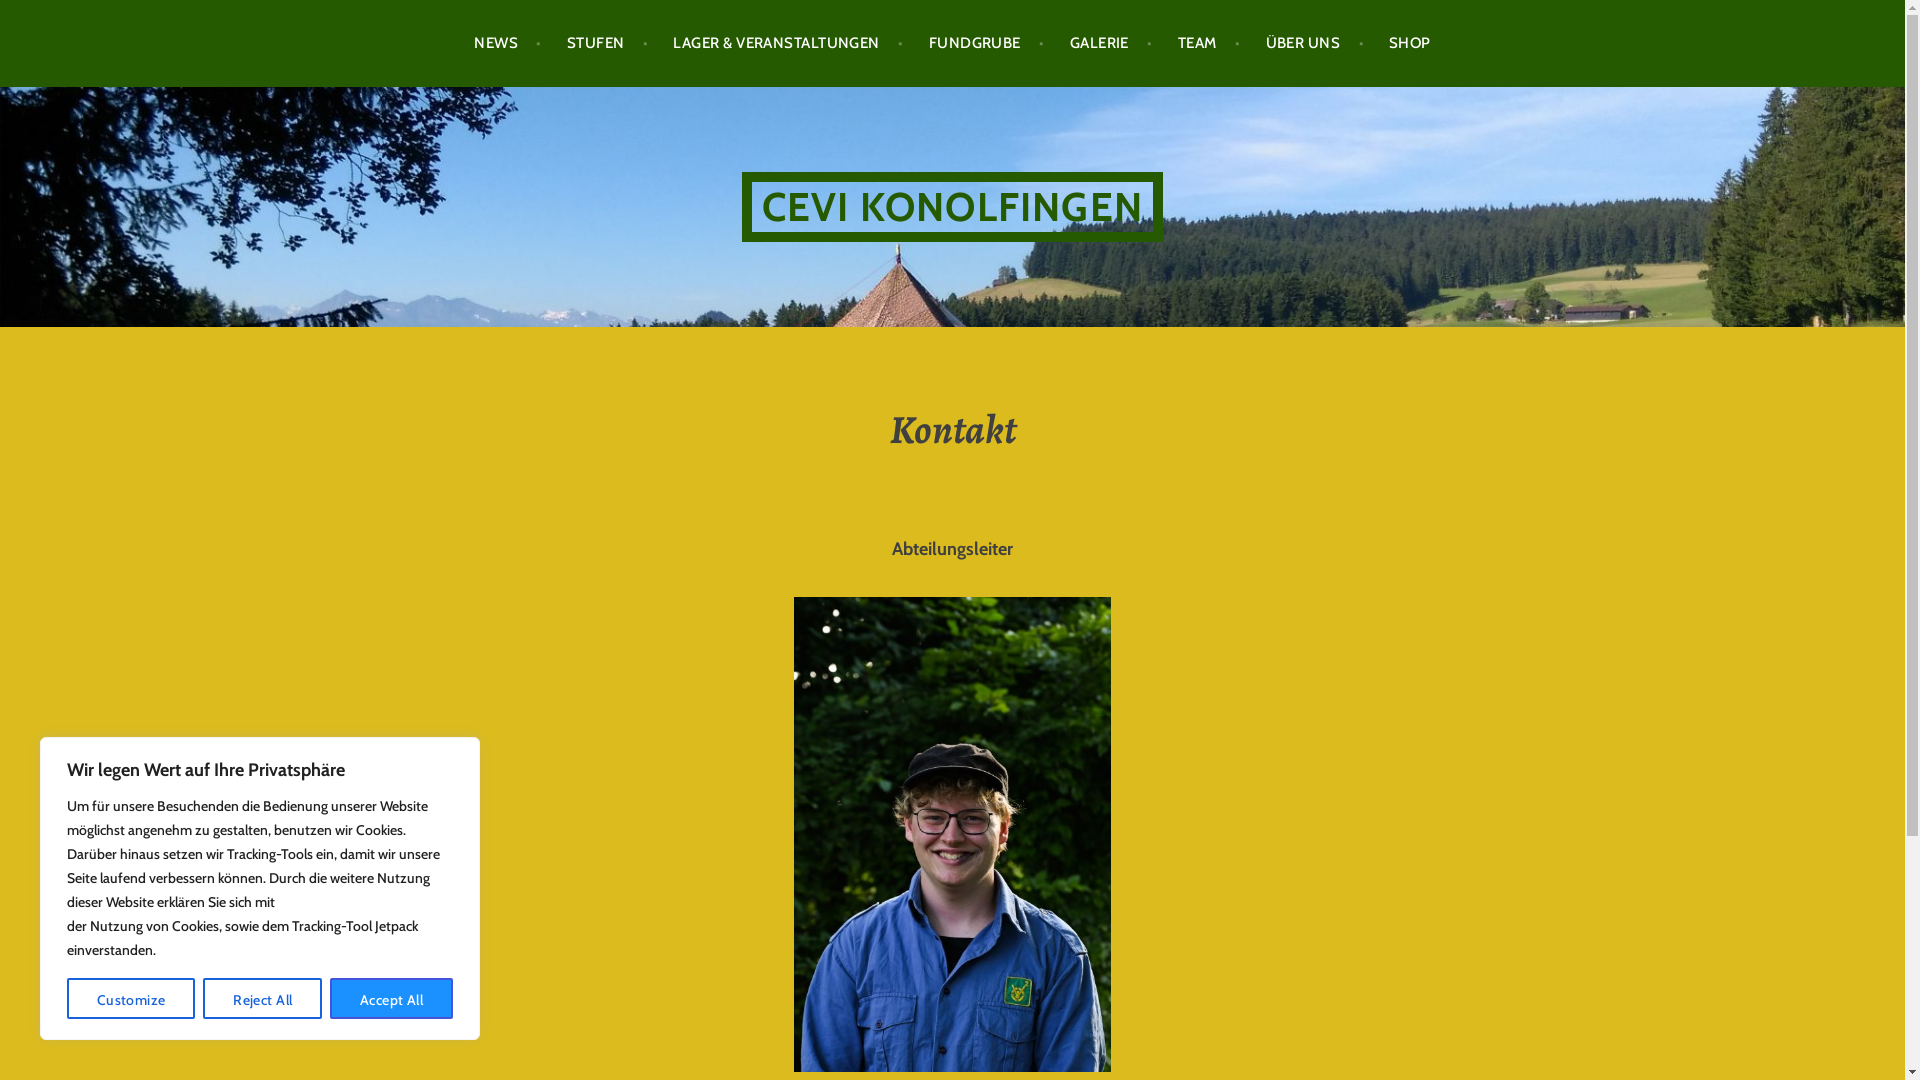 The width and height of the screenshot is (1920, 1080). I want to click on 'Accept All', so click(330, 998).